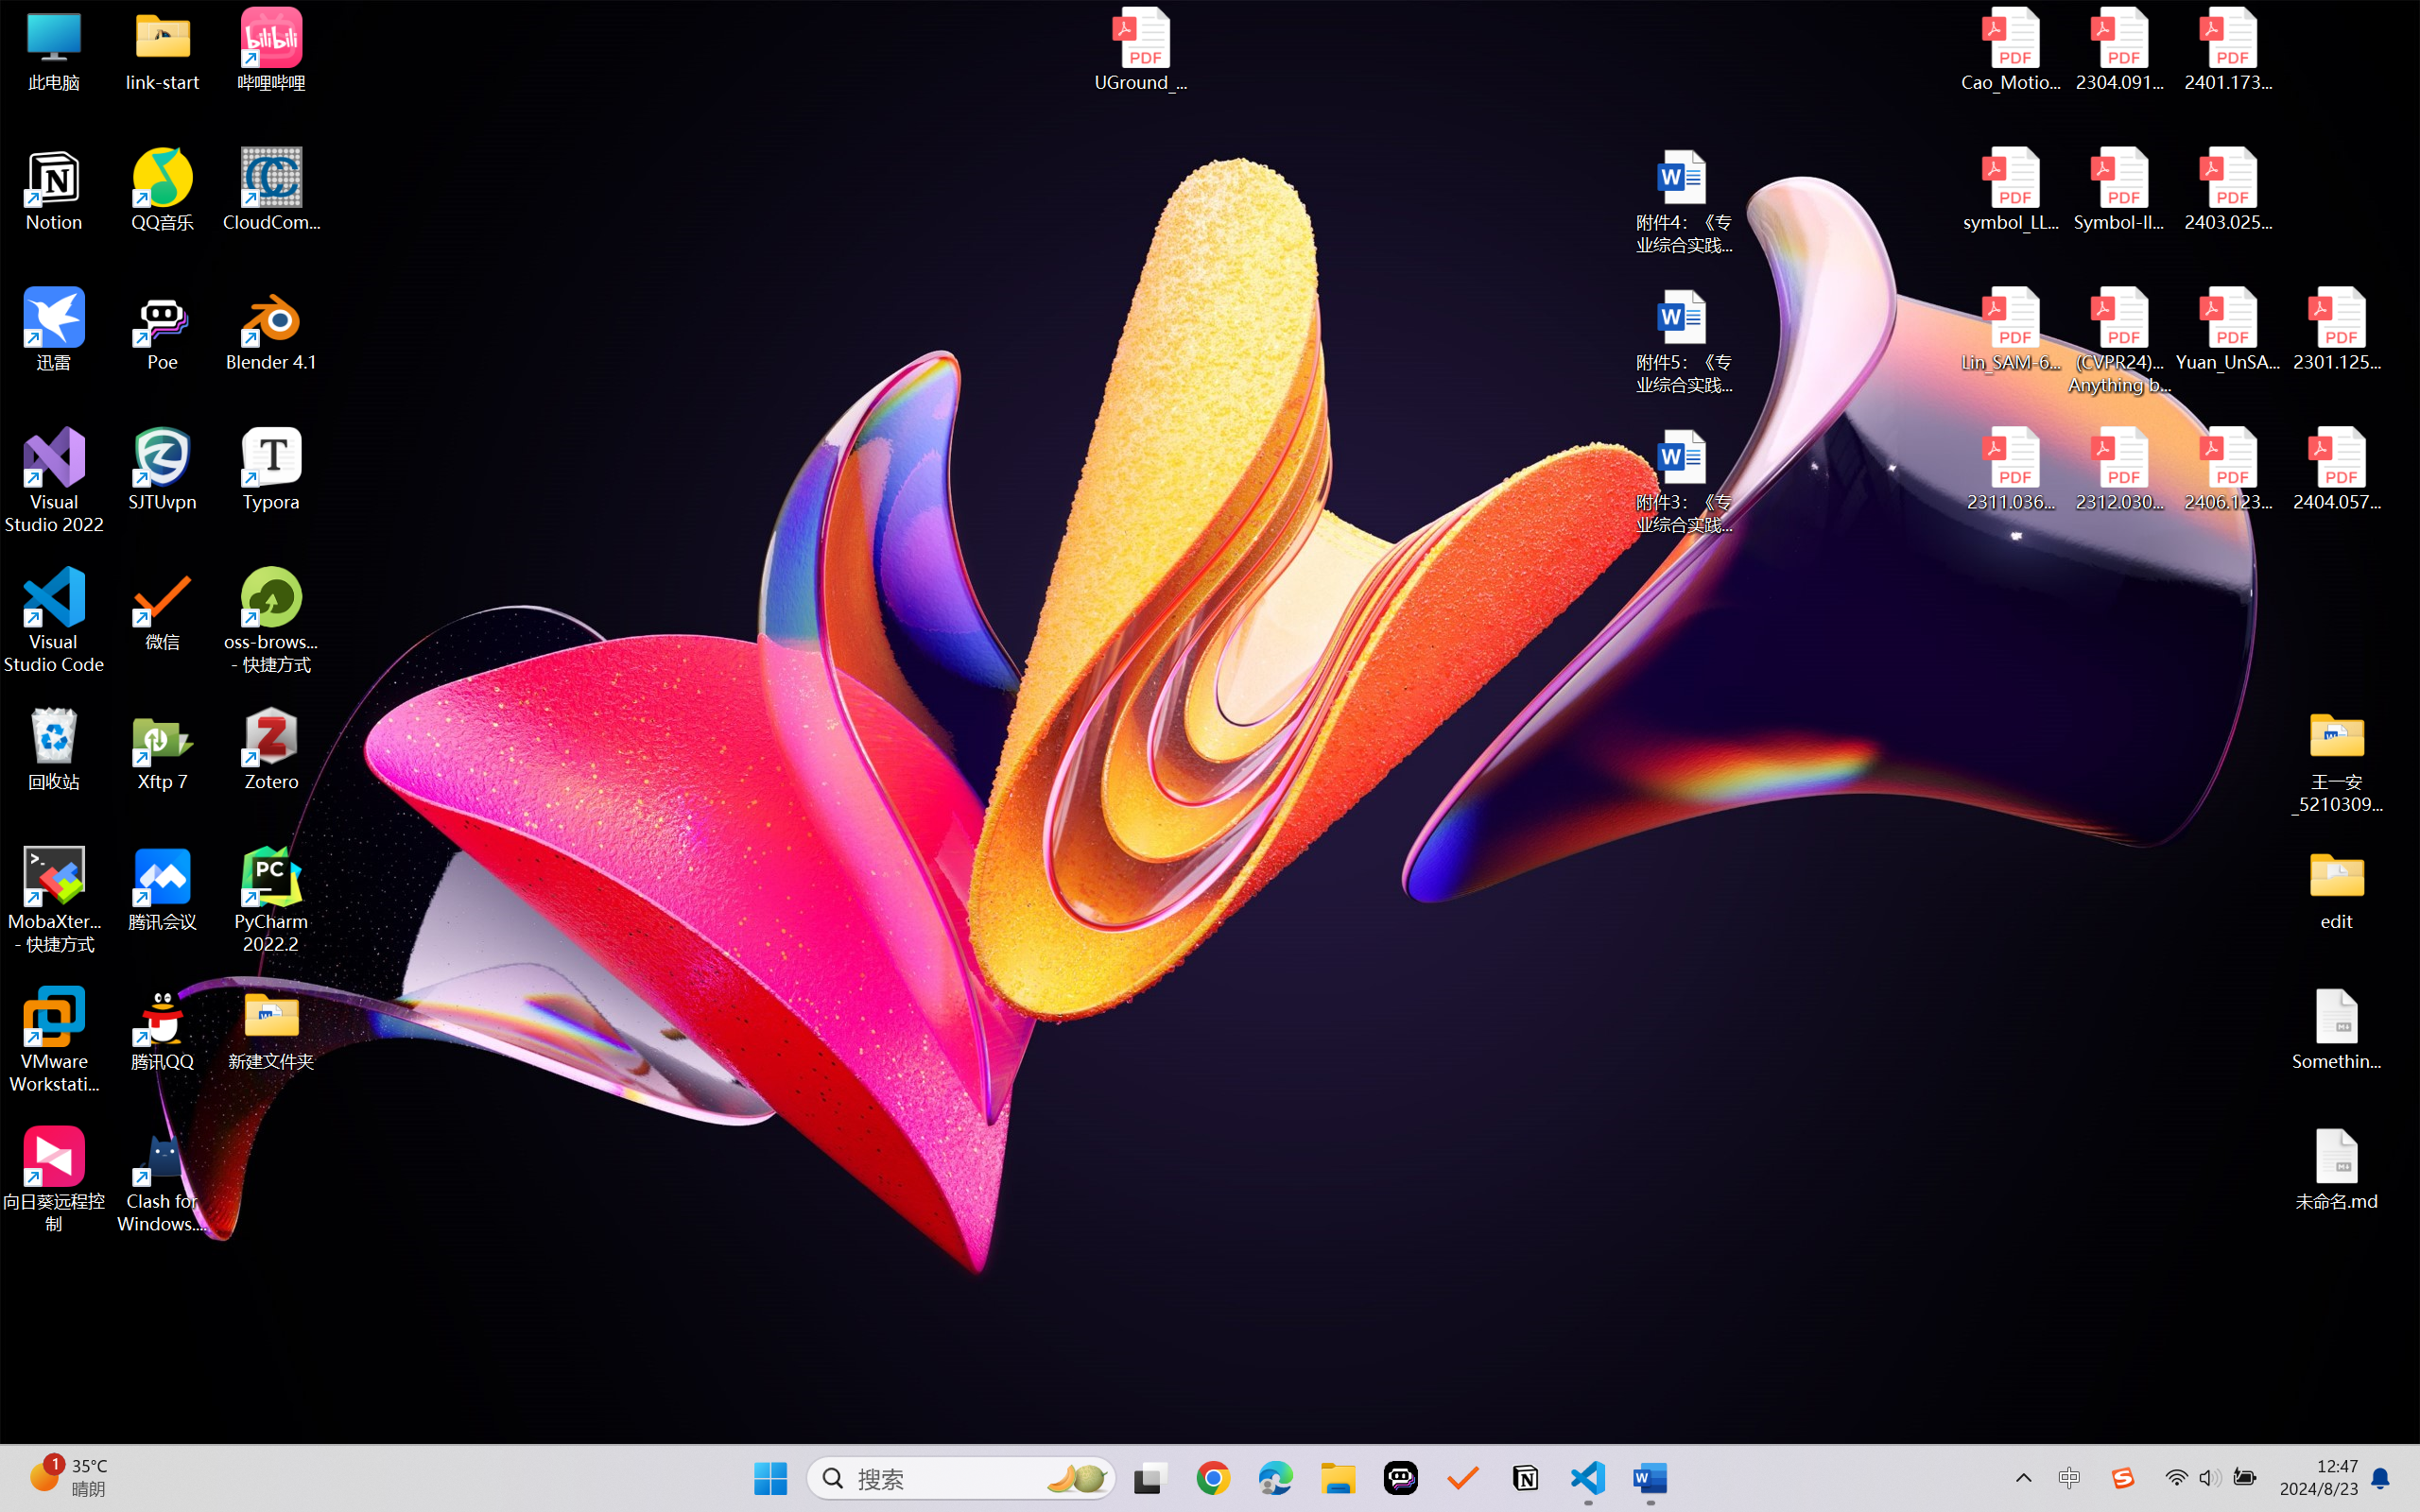  What do you see at coordinates (271, 190) in the screenshot?
I see `'CloudCompare'` at bounding box center [271, 190].